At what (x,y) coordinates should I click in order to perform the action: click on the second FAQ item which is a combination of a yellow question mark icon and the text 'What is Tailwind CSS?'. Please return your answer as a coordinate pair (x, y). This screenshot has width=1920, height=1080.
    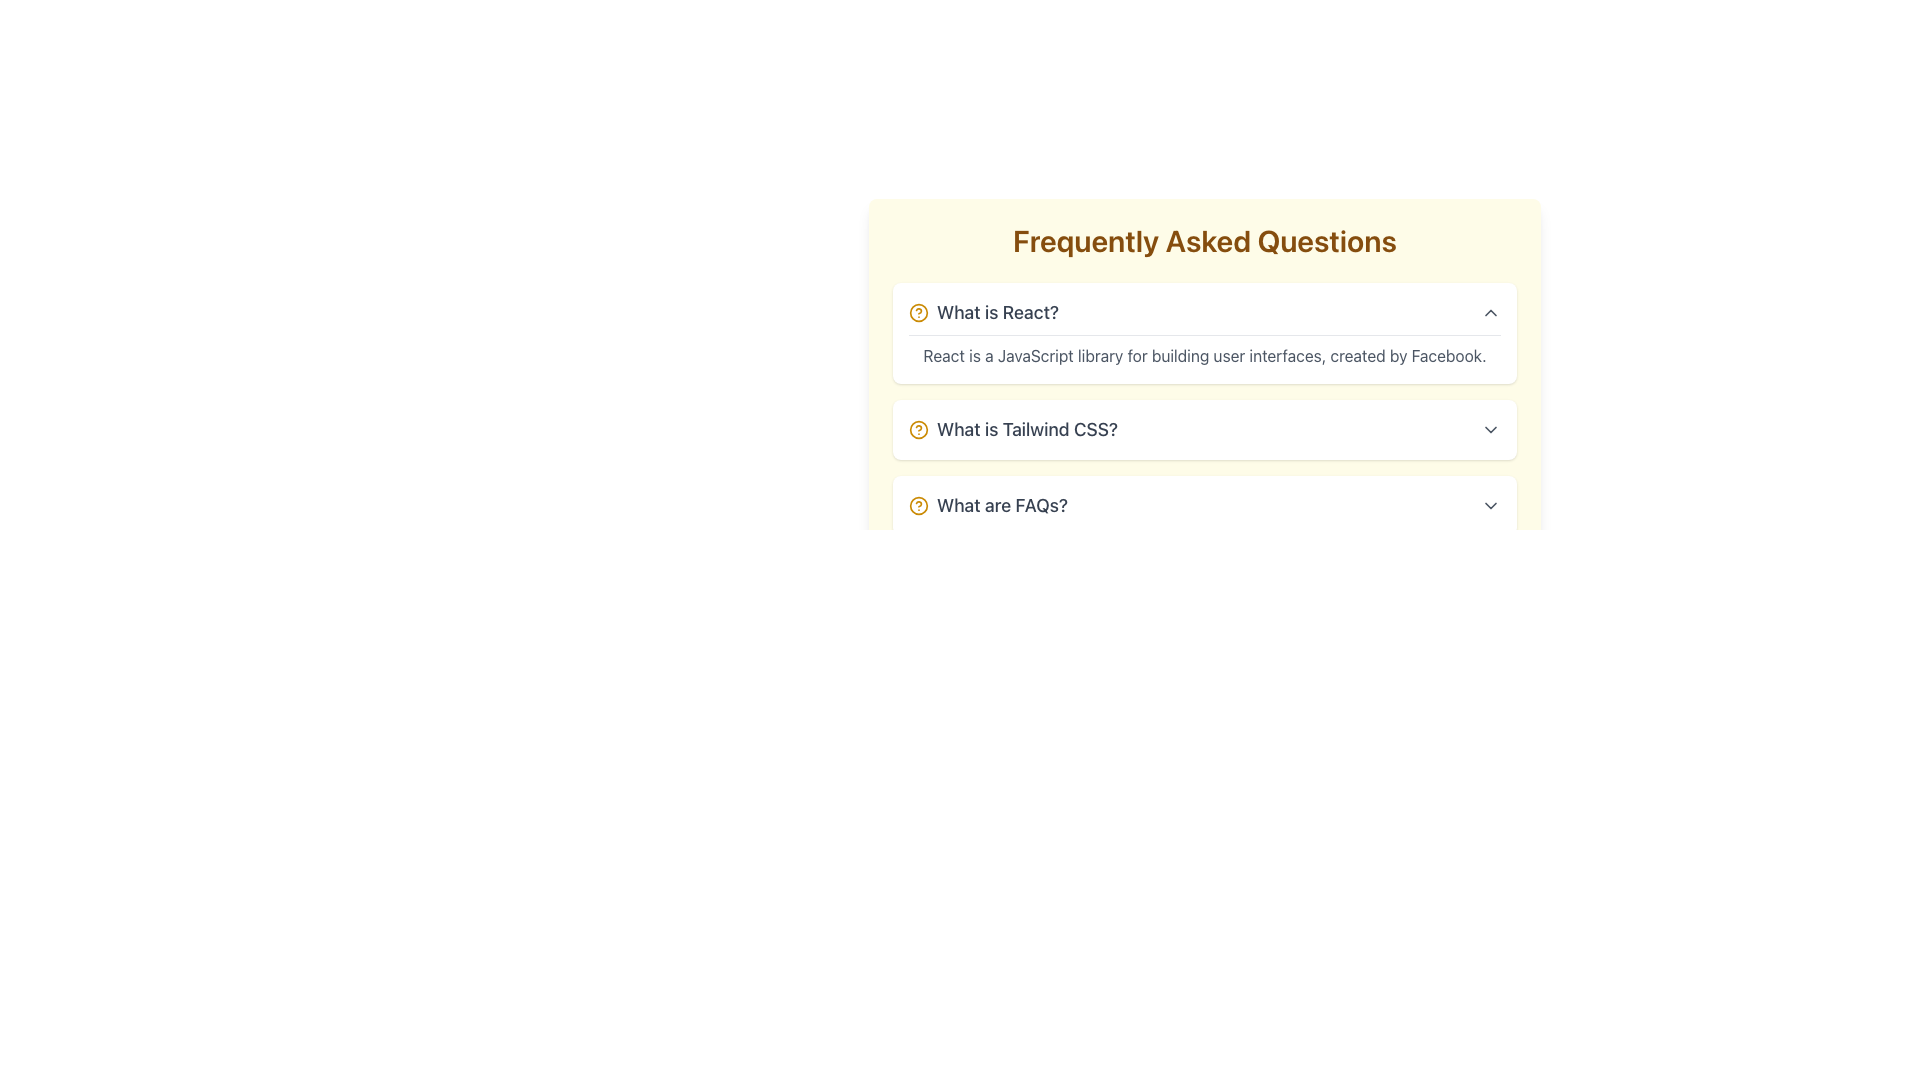
    Looking at the image, I should click on (1013, 428).